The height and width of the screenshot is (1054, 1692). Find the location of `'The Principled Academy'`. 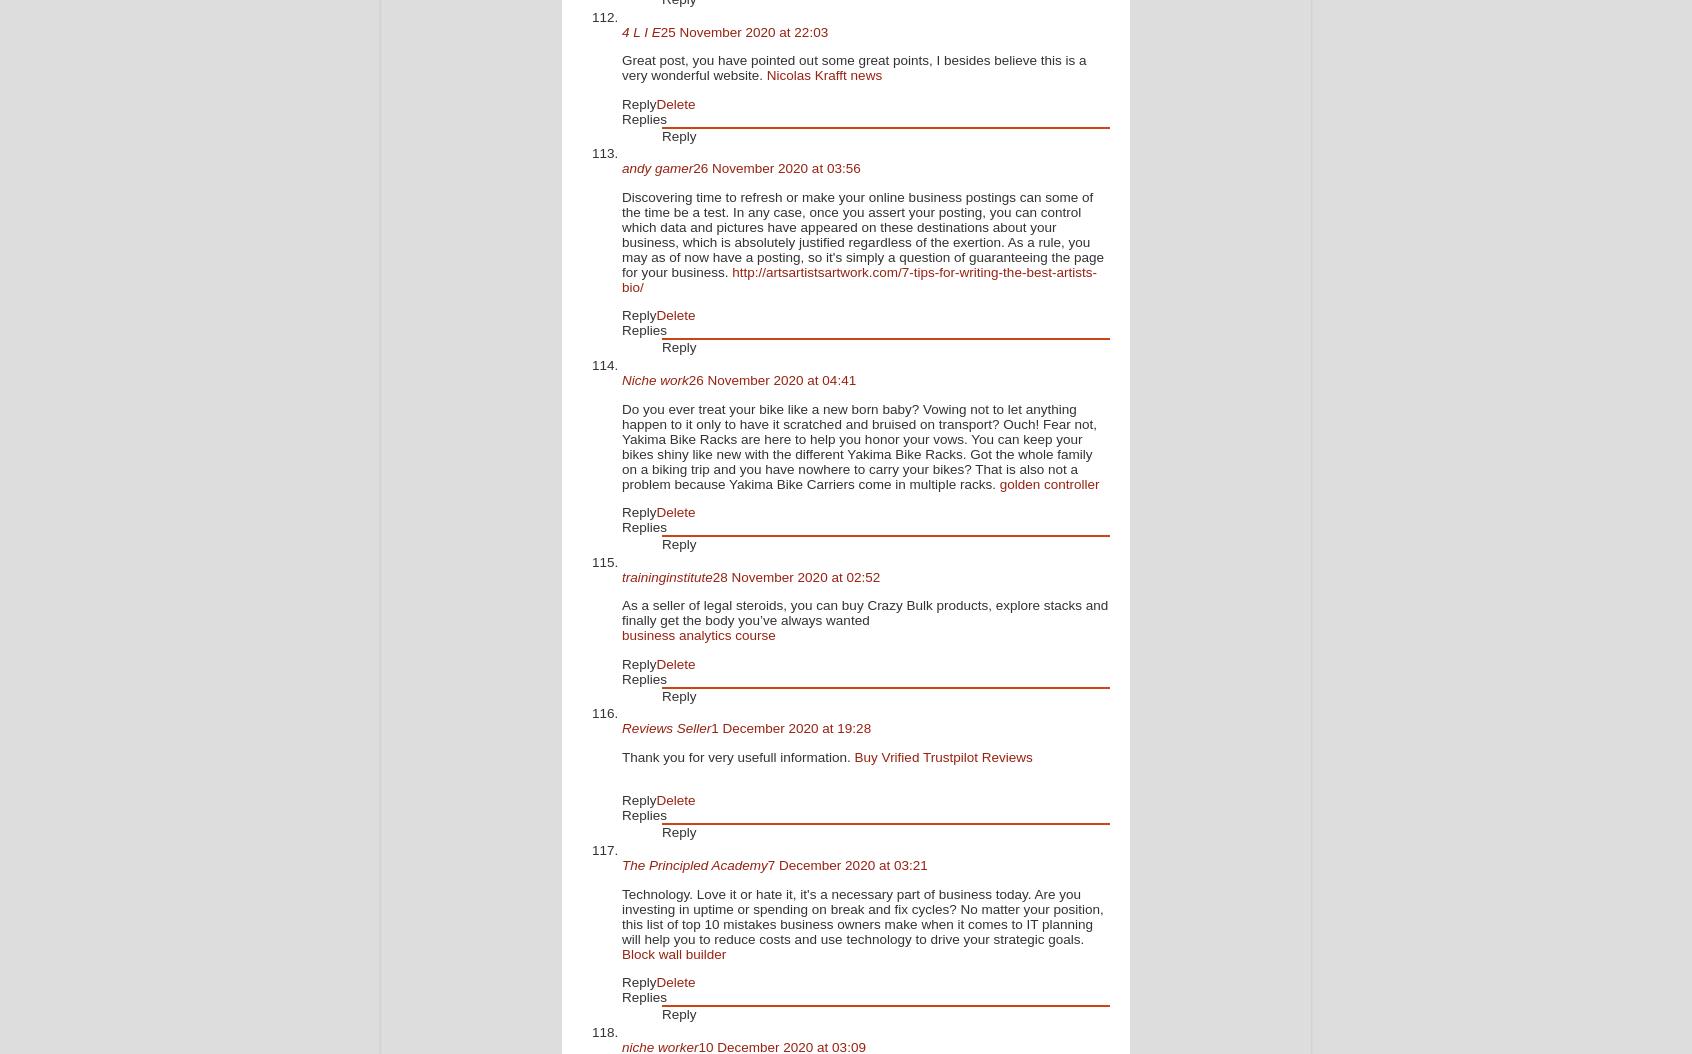

'The Principled Academy' is located at coordinates (694, 865).